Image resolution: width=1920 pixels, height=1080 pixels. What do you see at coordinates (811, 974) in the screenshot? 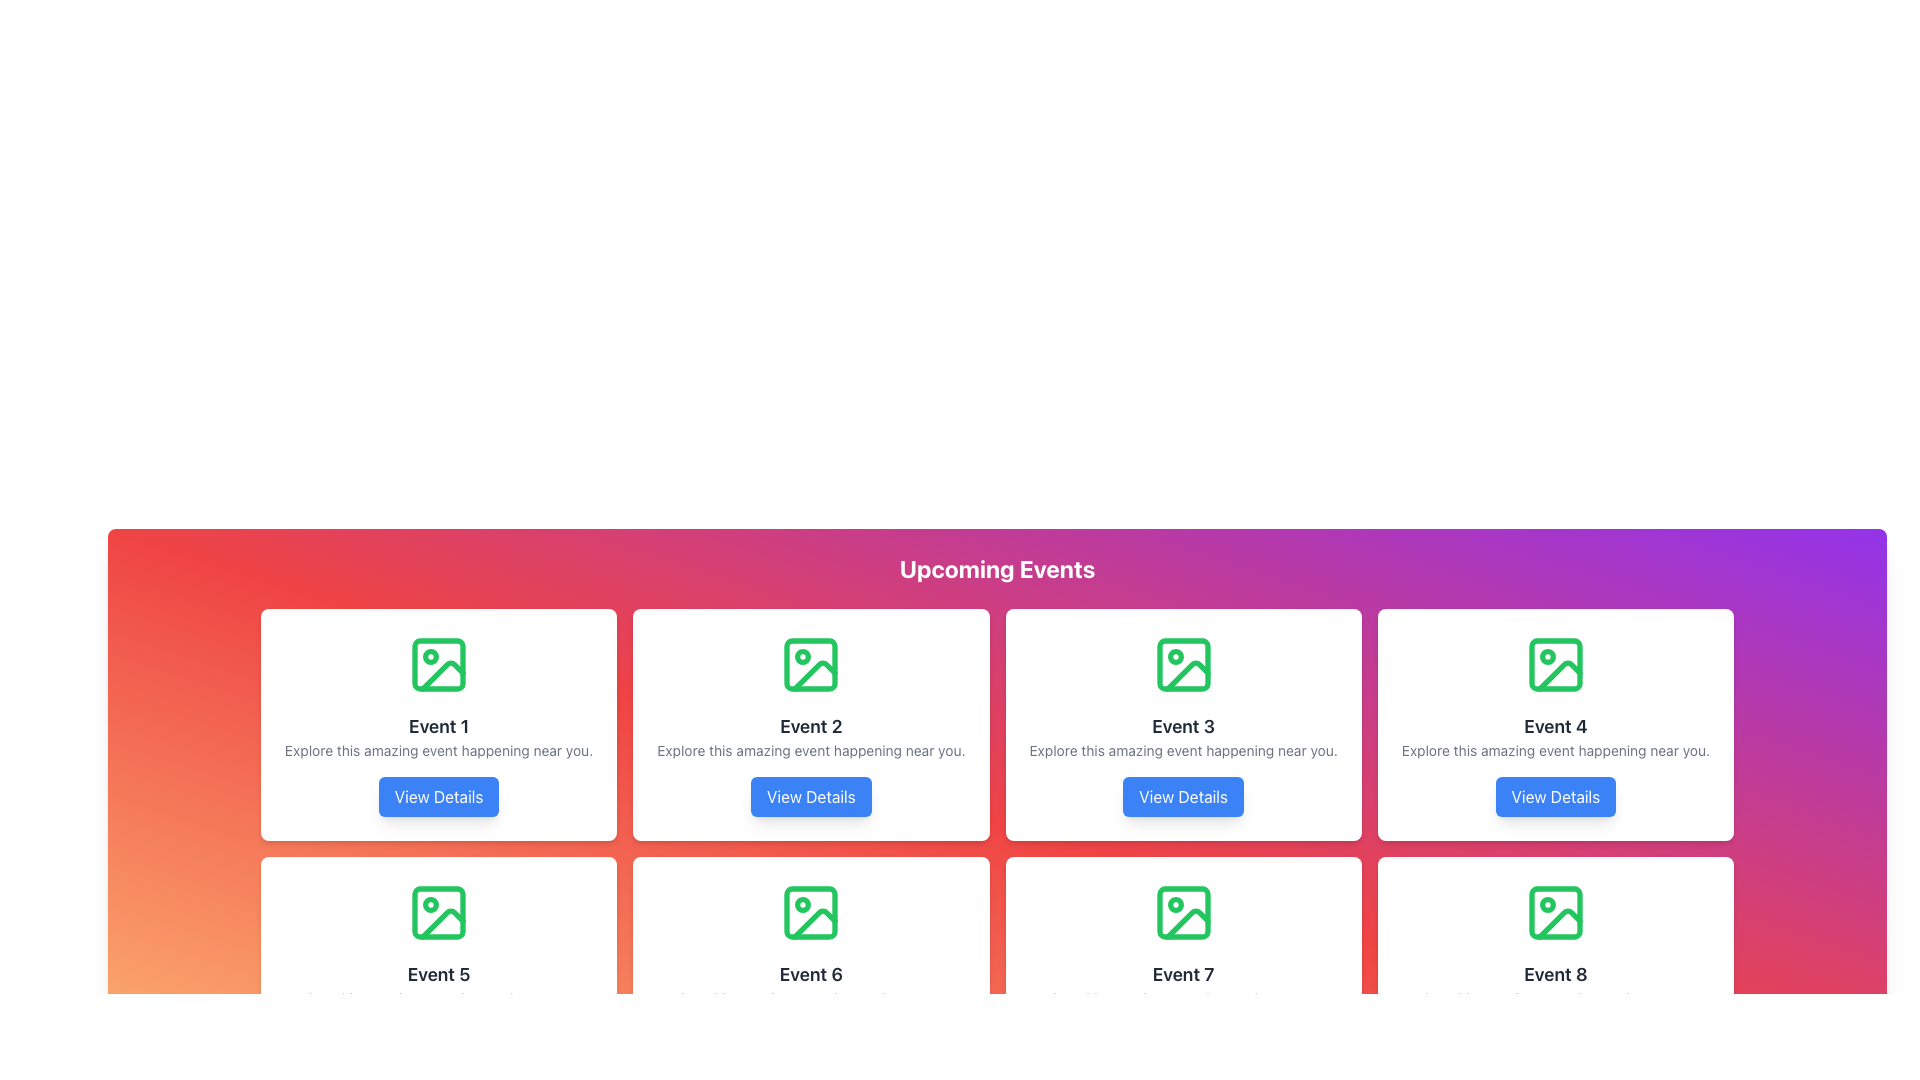
I see `the text label that serves as a title for the event card, located in the second card of the third row` at bounding box center [811, 974].